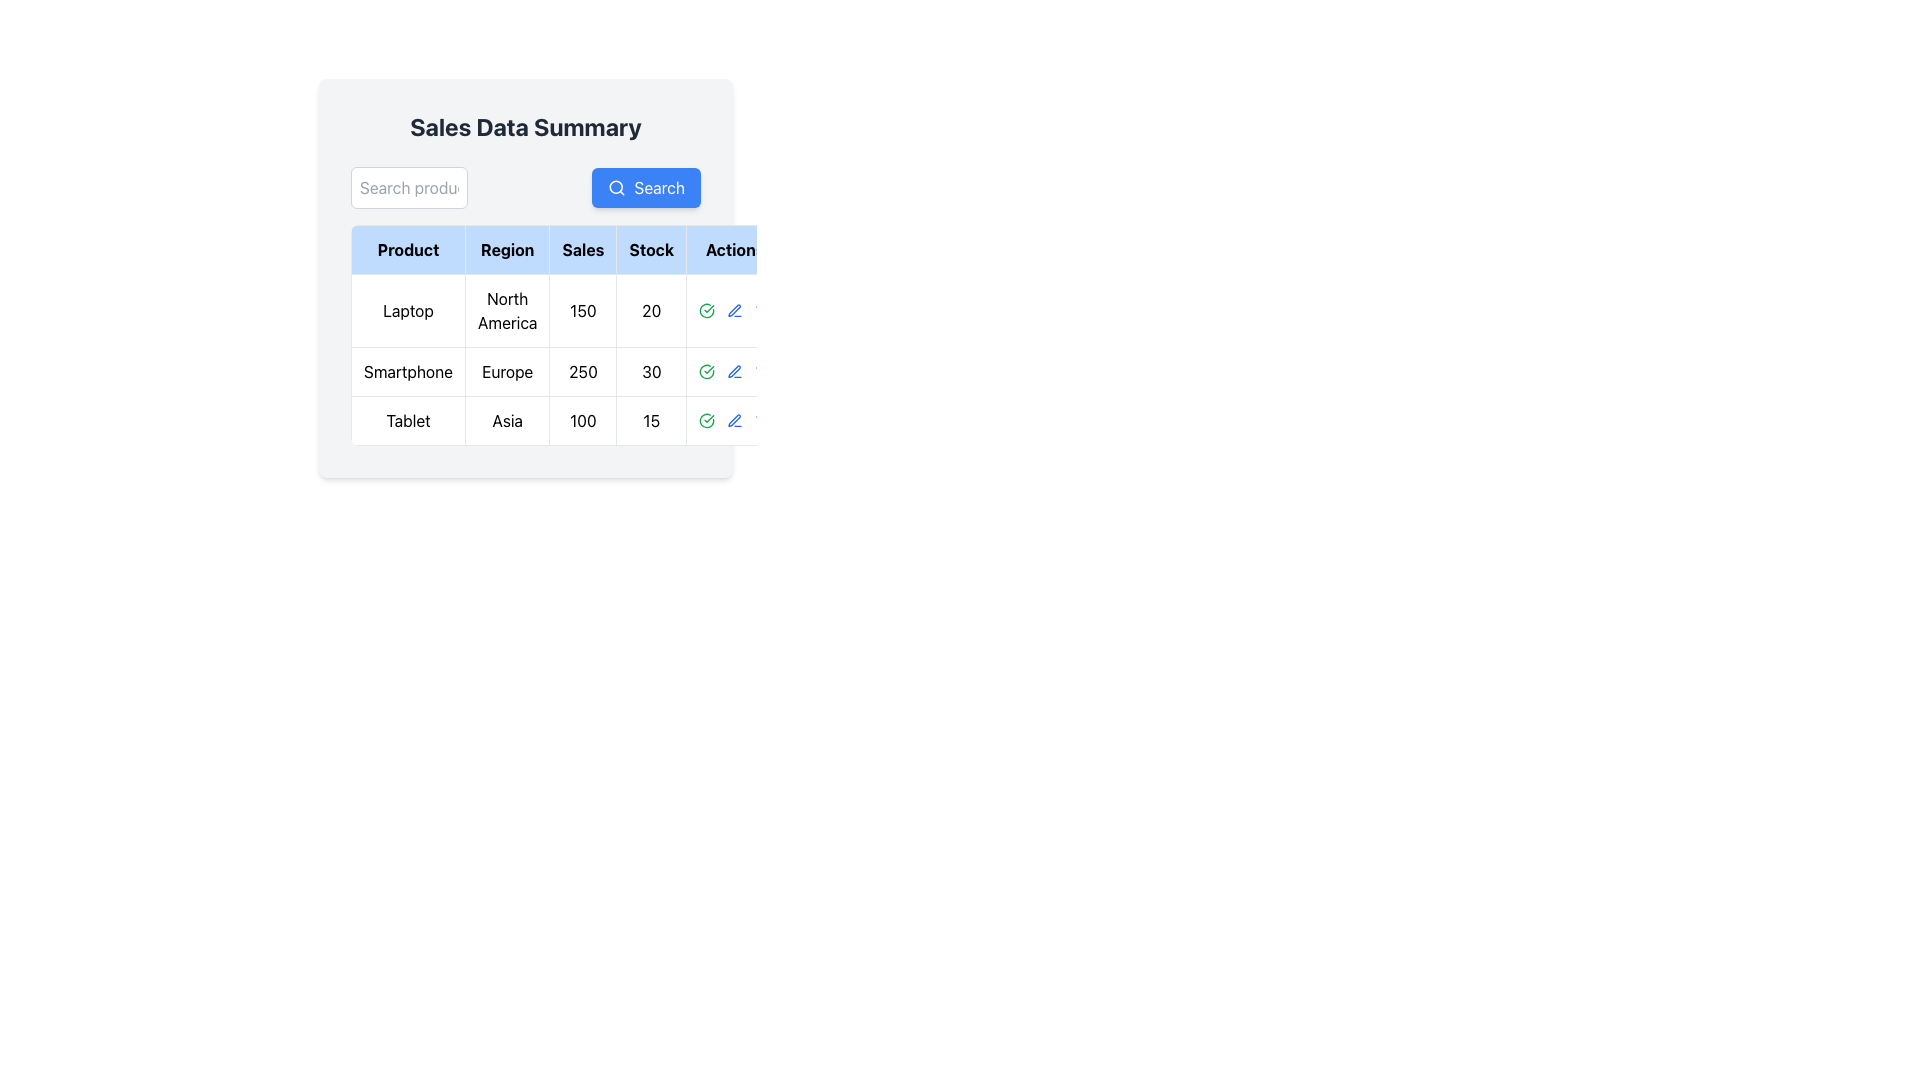  Describe the element at coordinates (507, 311) in the screenshot. I see `the 'Region' label in the product row for 'Laptop', which is read-only and displays the region associated with the product` at that location.